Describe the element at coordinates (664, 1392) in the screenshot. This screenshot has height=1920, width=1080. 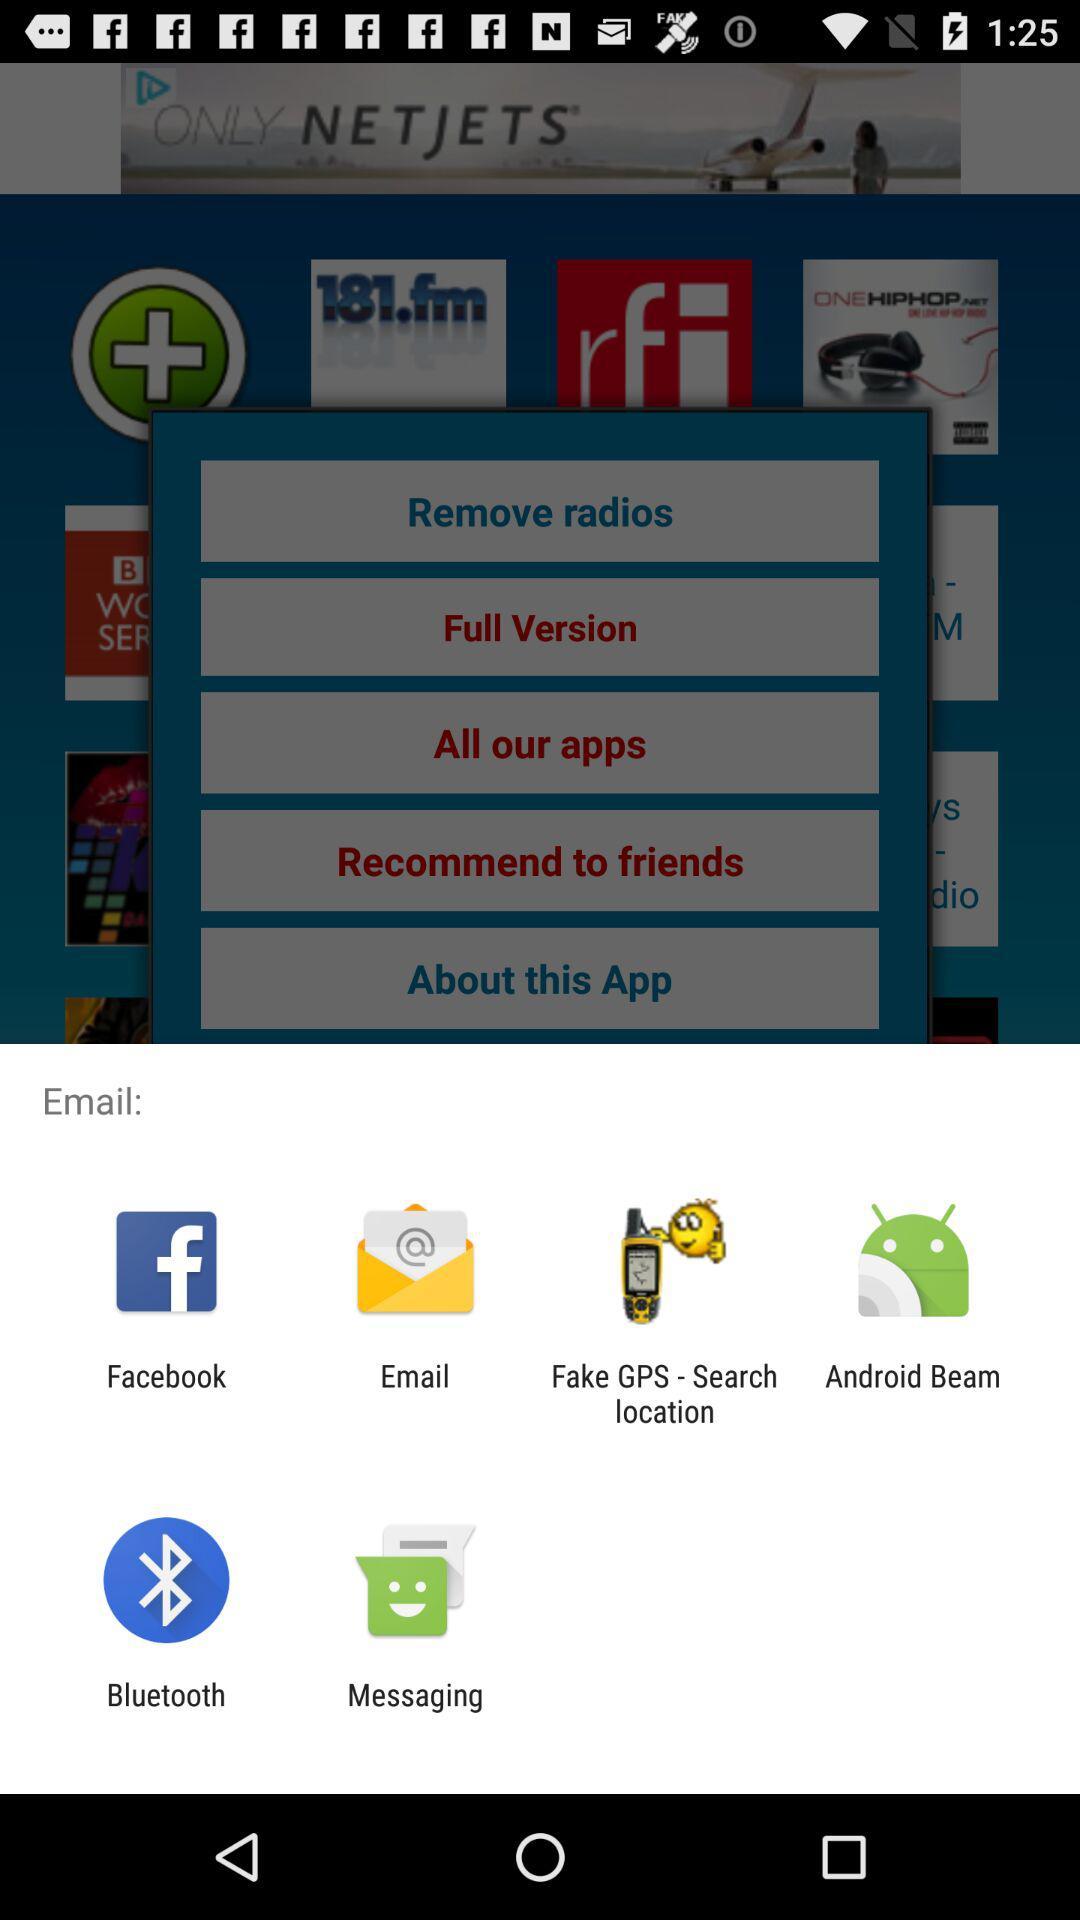
I see `the item next to the email app` at that location.